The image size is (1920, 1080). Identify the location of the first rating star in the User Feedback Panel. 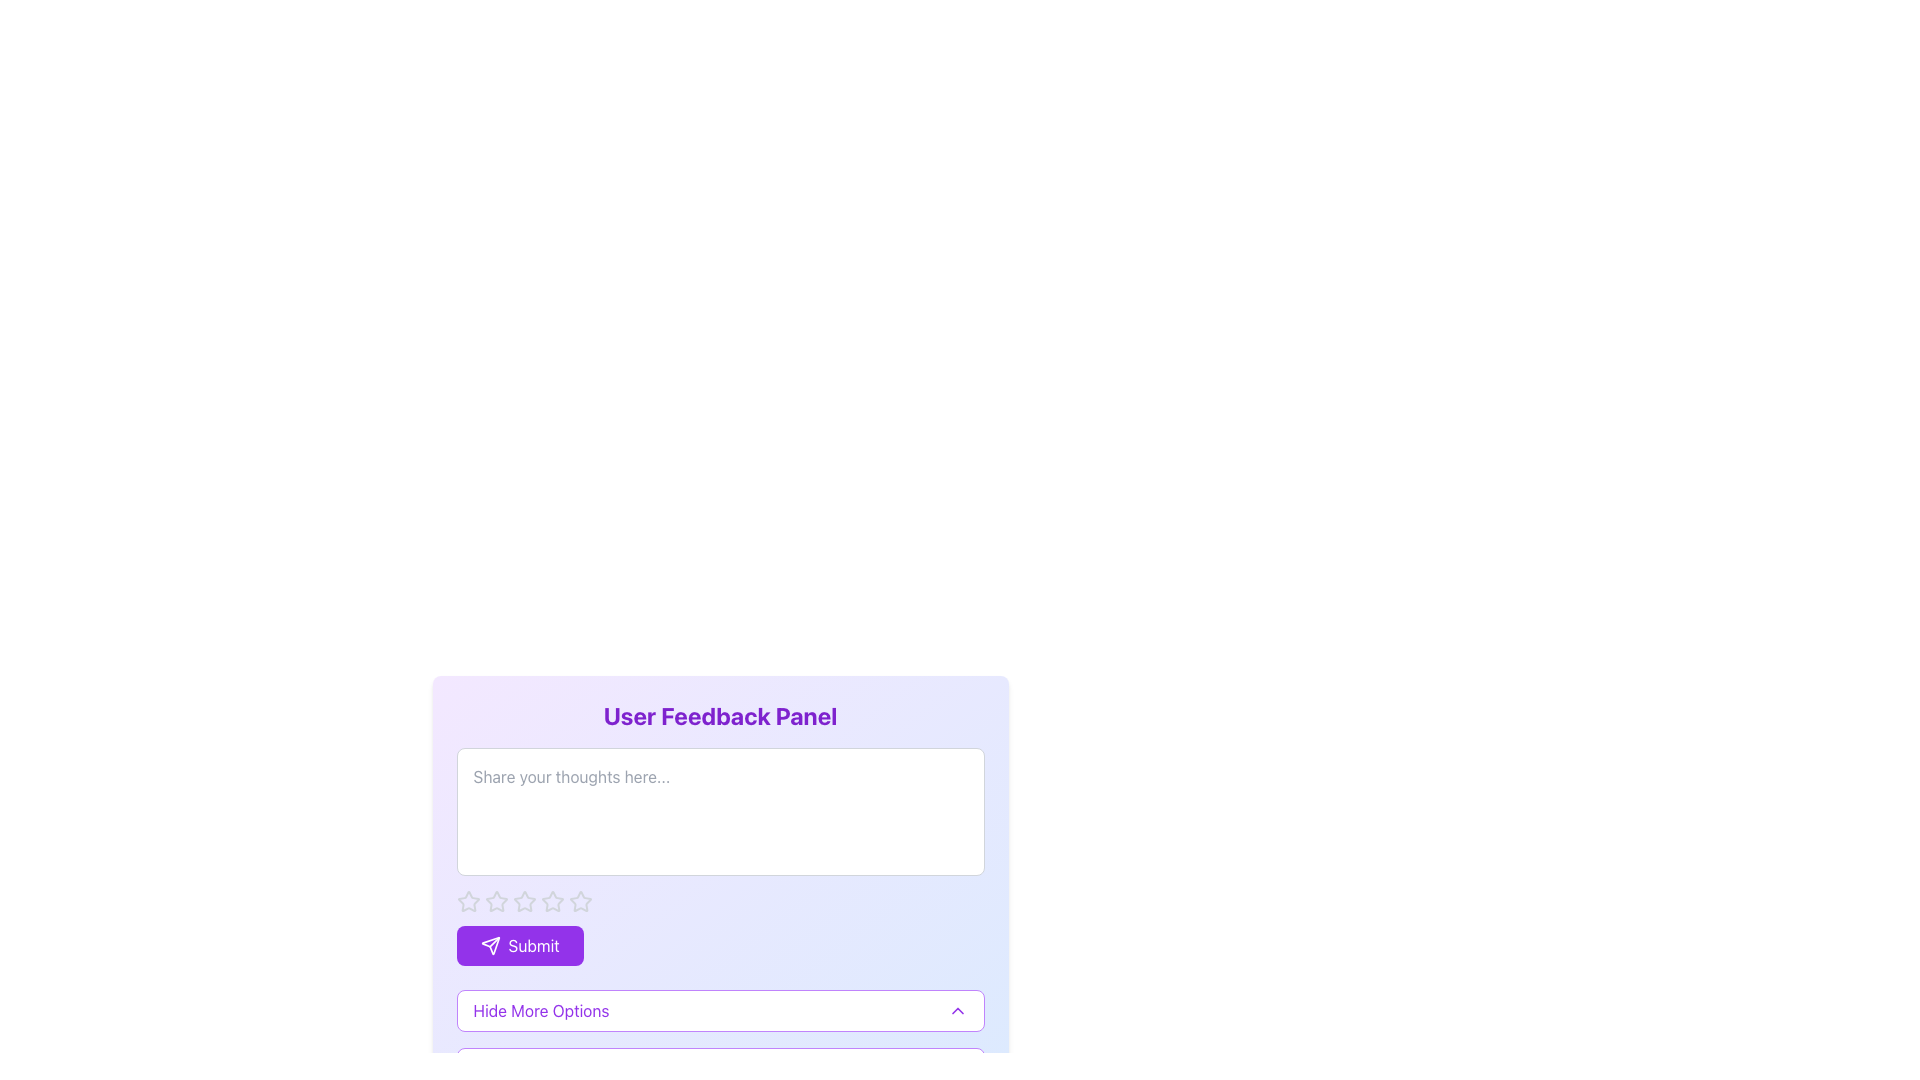
(467, 901).